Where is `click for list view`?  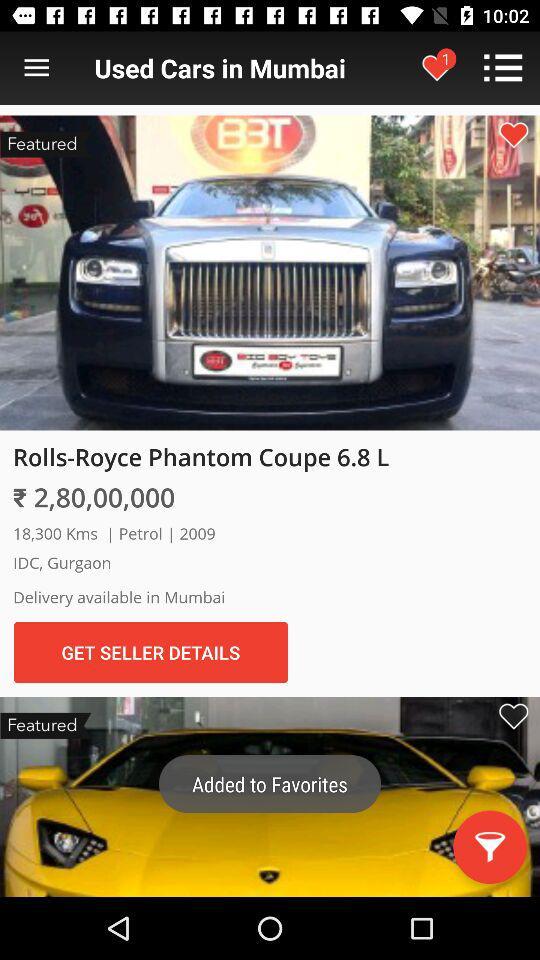 click for list view is located at coordinates (36, 68).